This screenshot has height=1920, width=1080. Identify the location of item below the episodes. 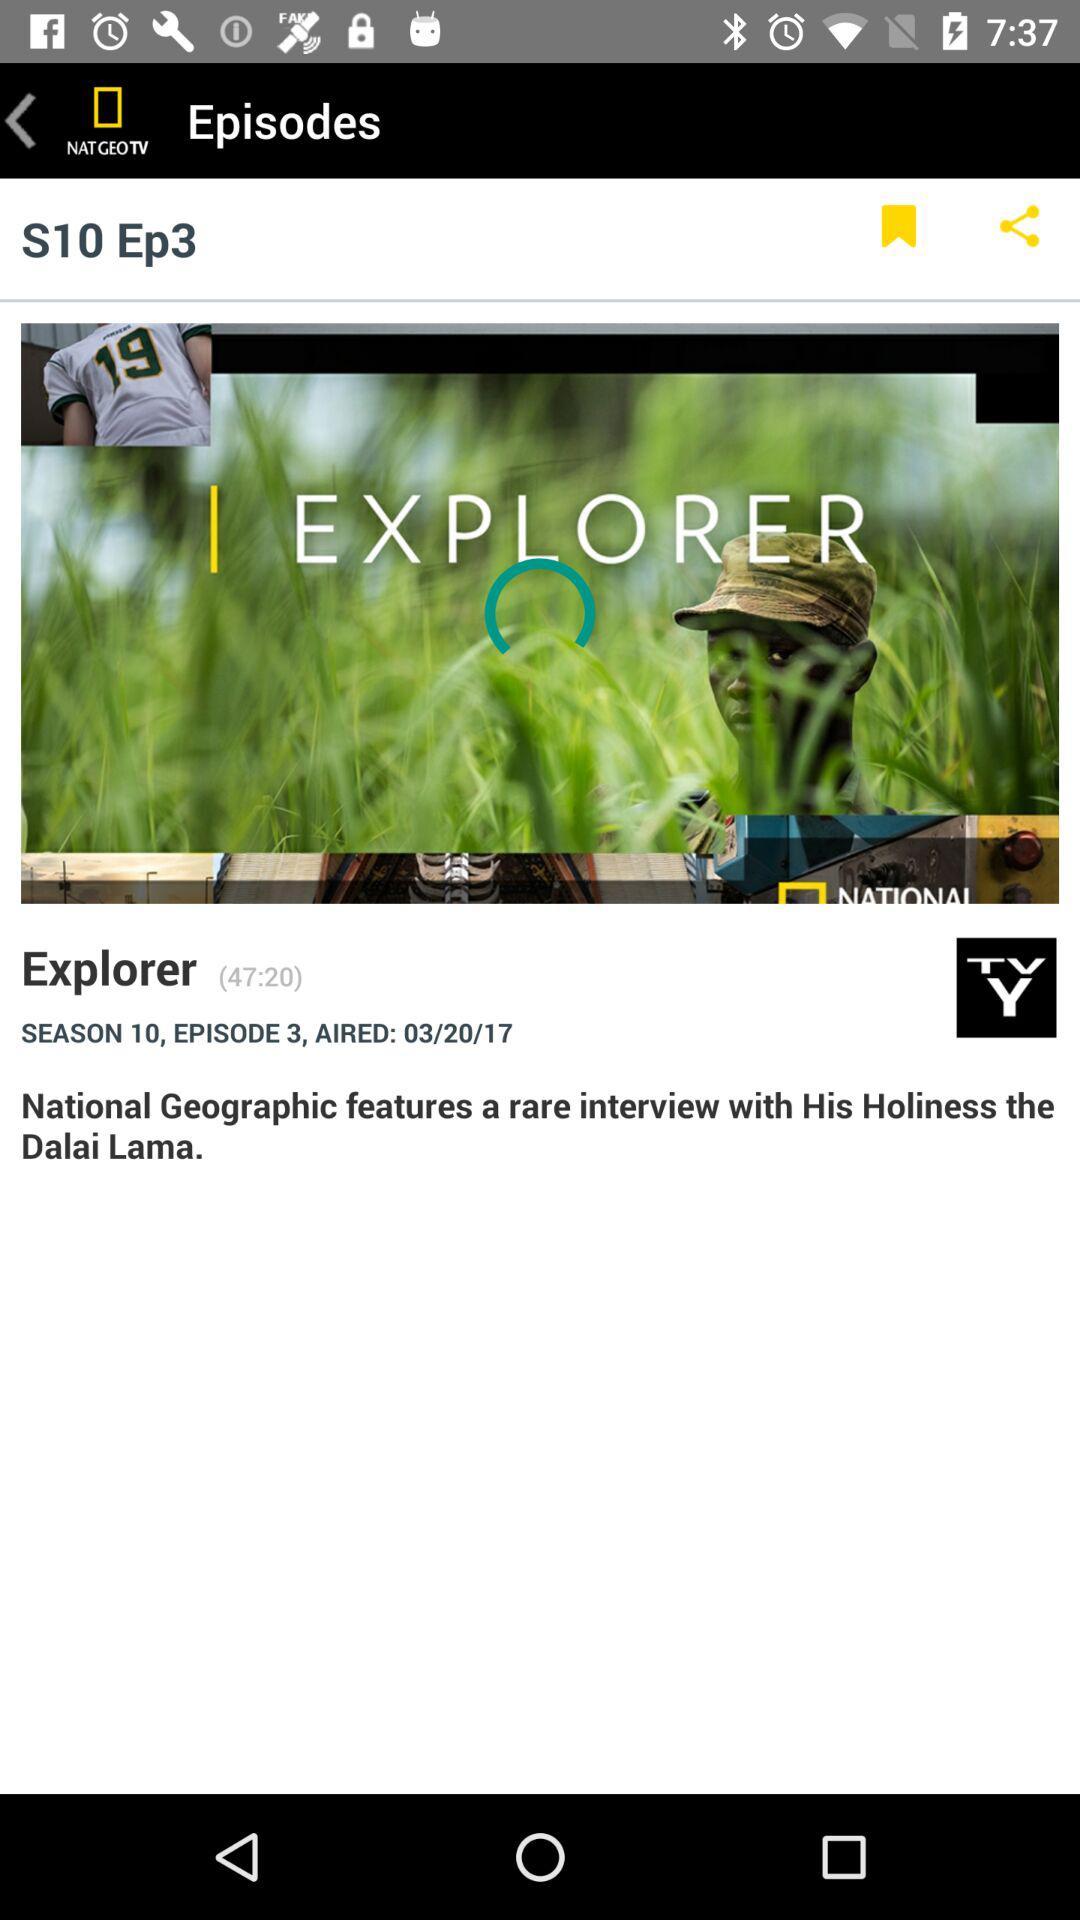
(897, 238).